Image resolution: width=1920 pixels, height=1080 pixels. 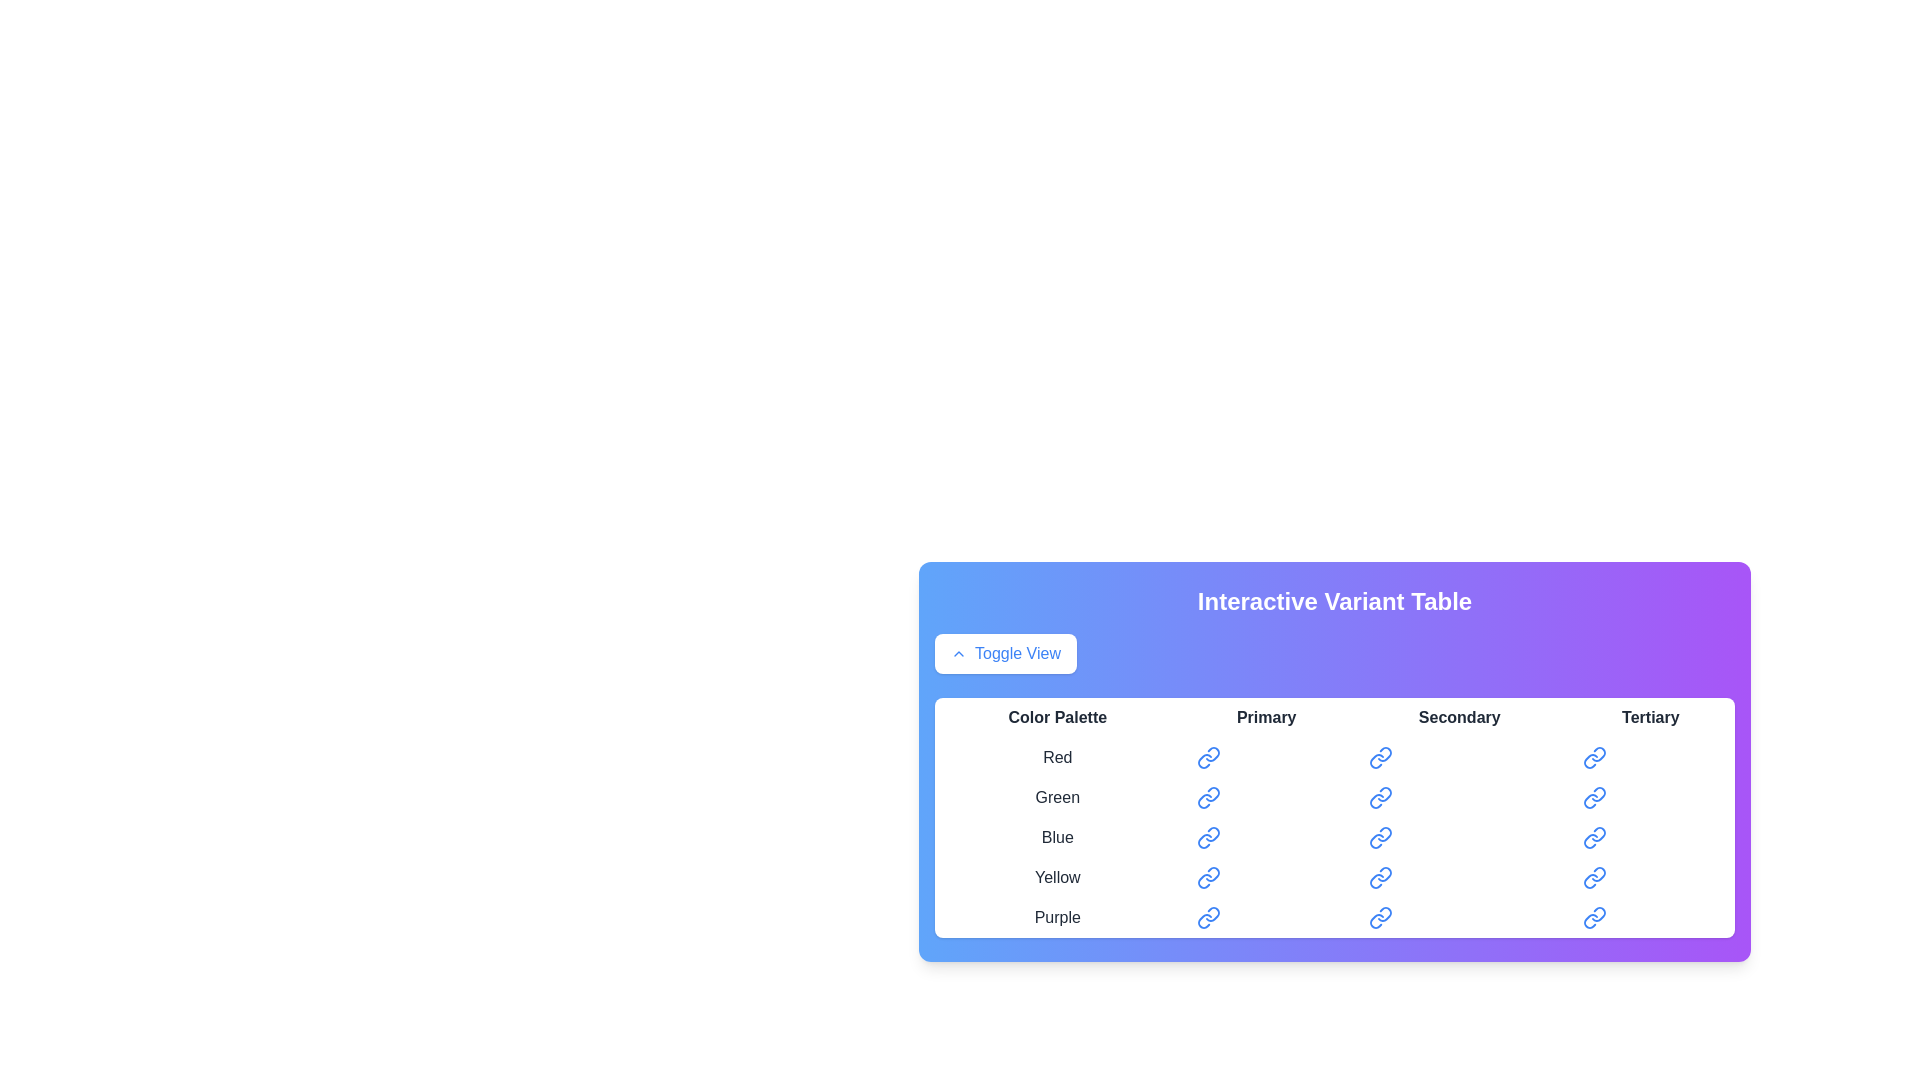 I want to click on the Hyperlink Icon located in the last column of the row associated with the color 'Red' in the 'Interactive Variant Table' to follow the link, so click(x=1593, y=758).